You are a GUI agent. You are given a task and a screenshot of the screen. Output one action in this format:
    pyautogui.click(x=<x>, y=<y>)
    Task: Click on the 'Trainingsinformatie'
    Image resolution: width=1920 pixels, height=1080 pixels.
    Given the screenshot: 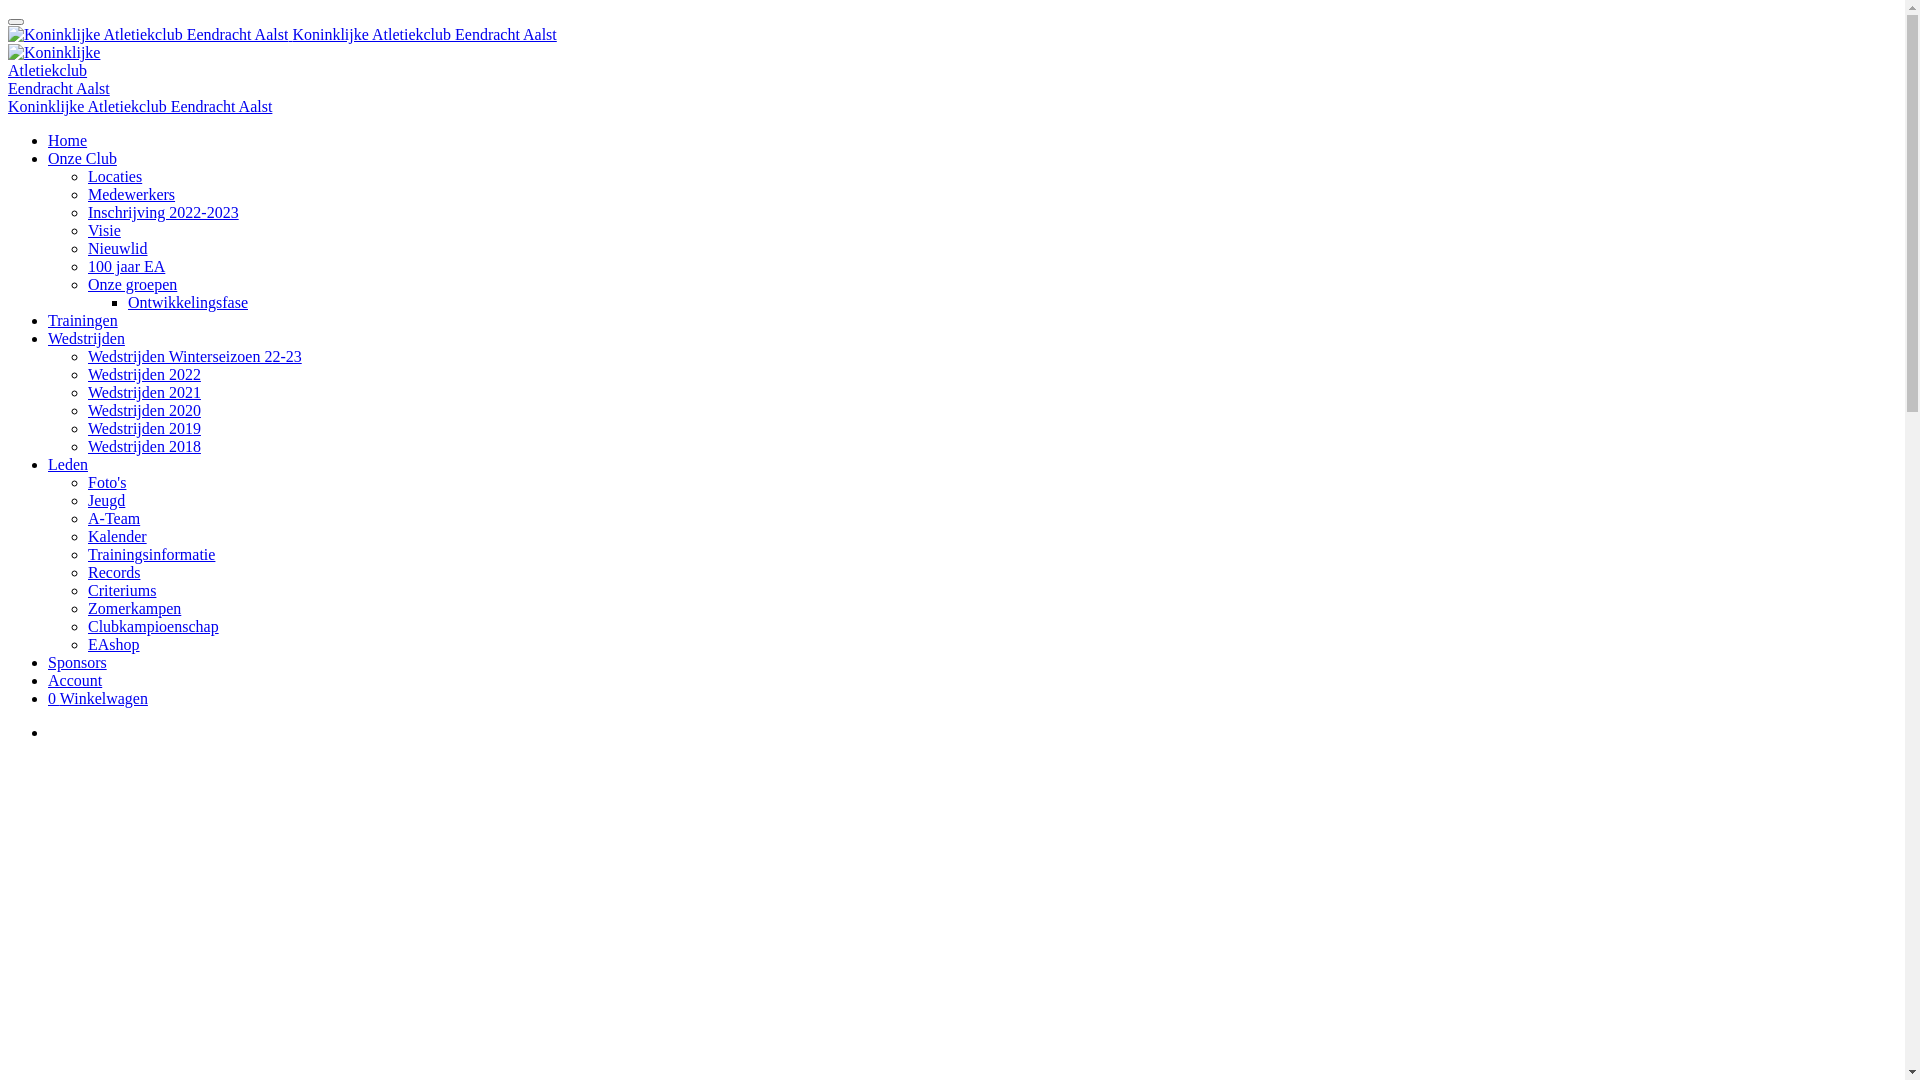 What is the action you would take?
    pyautogui.click(x=150, y=554)
    